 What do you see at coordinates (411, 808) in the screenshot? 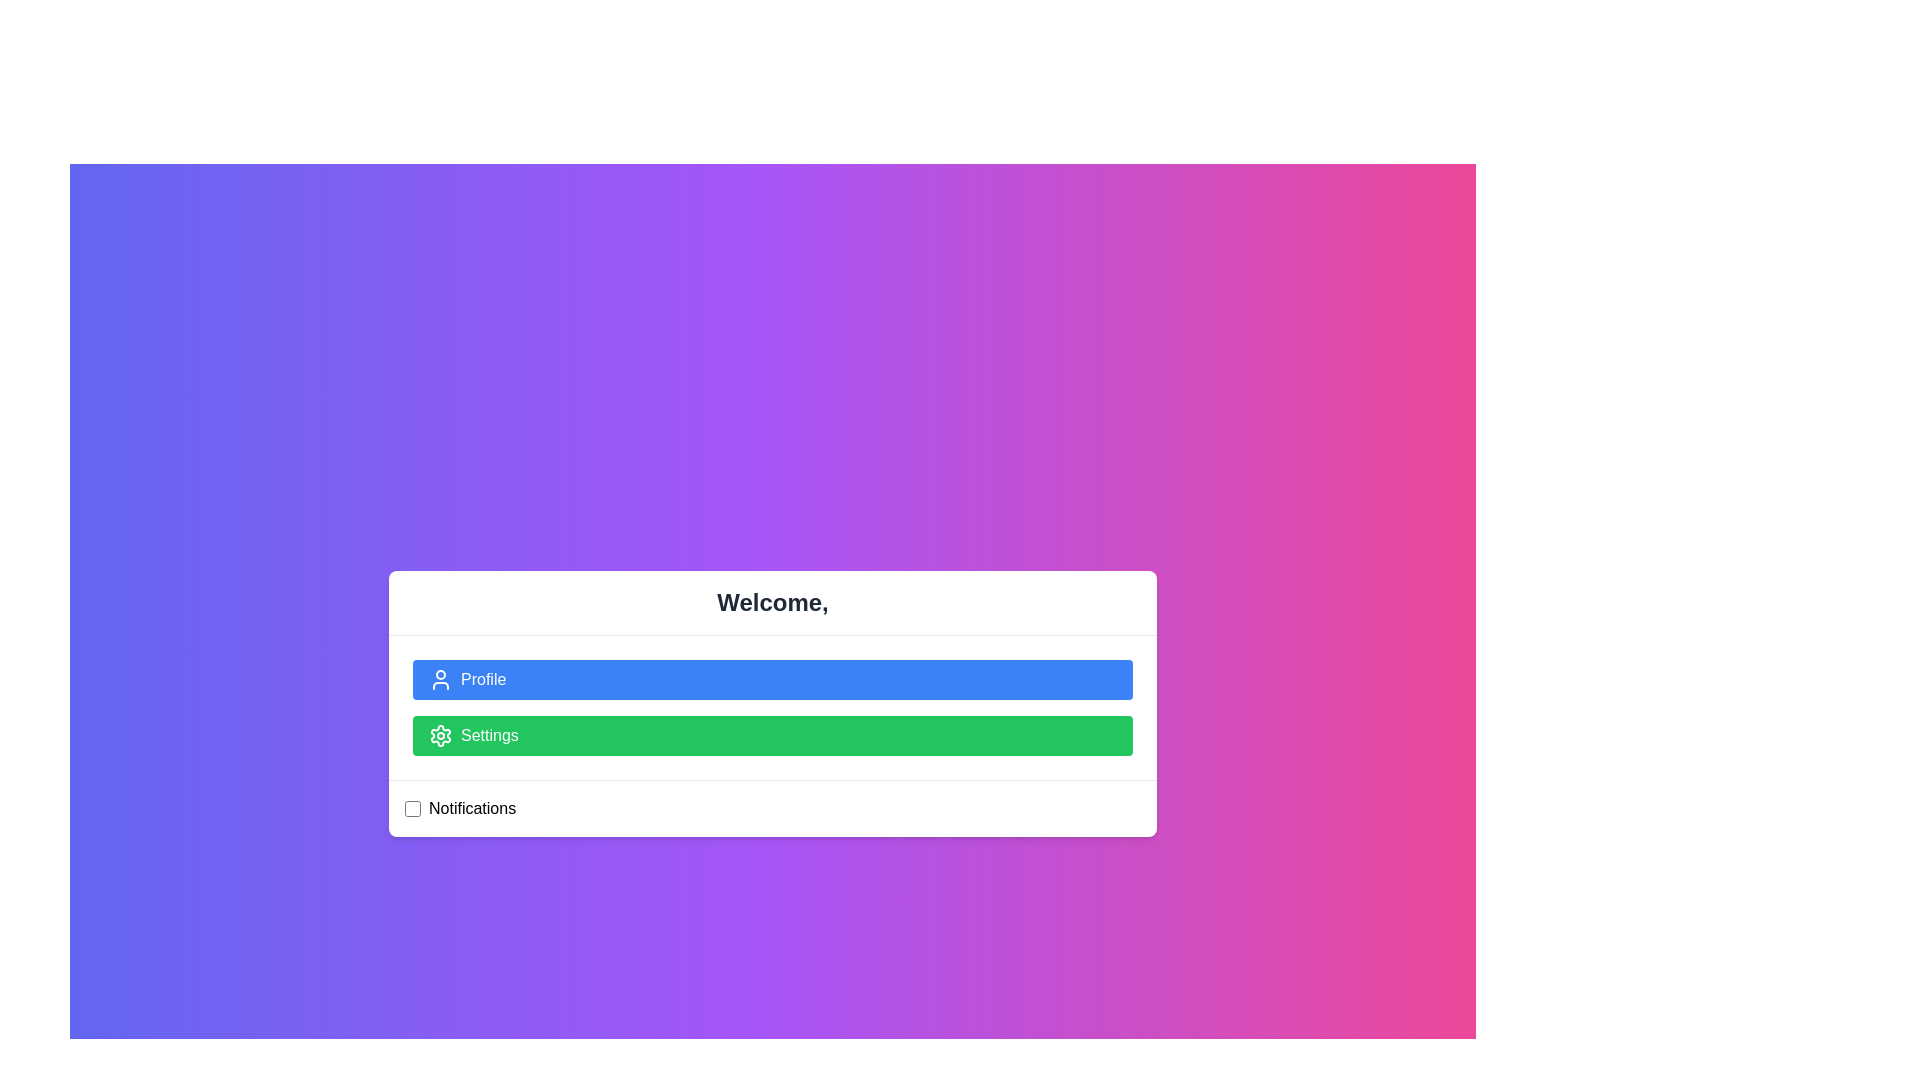
I see `the checkbox located to the left of the 'Notifications' text` at bounding box center [411, 808].